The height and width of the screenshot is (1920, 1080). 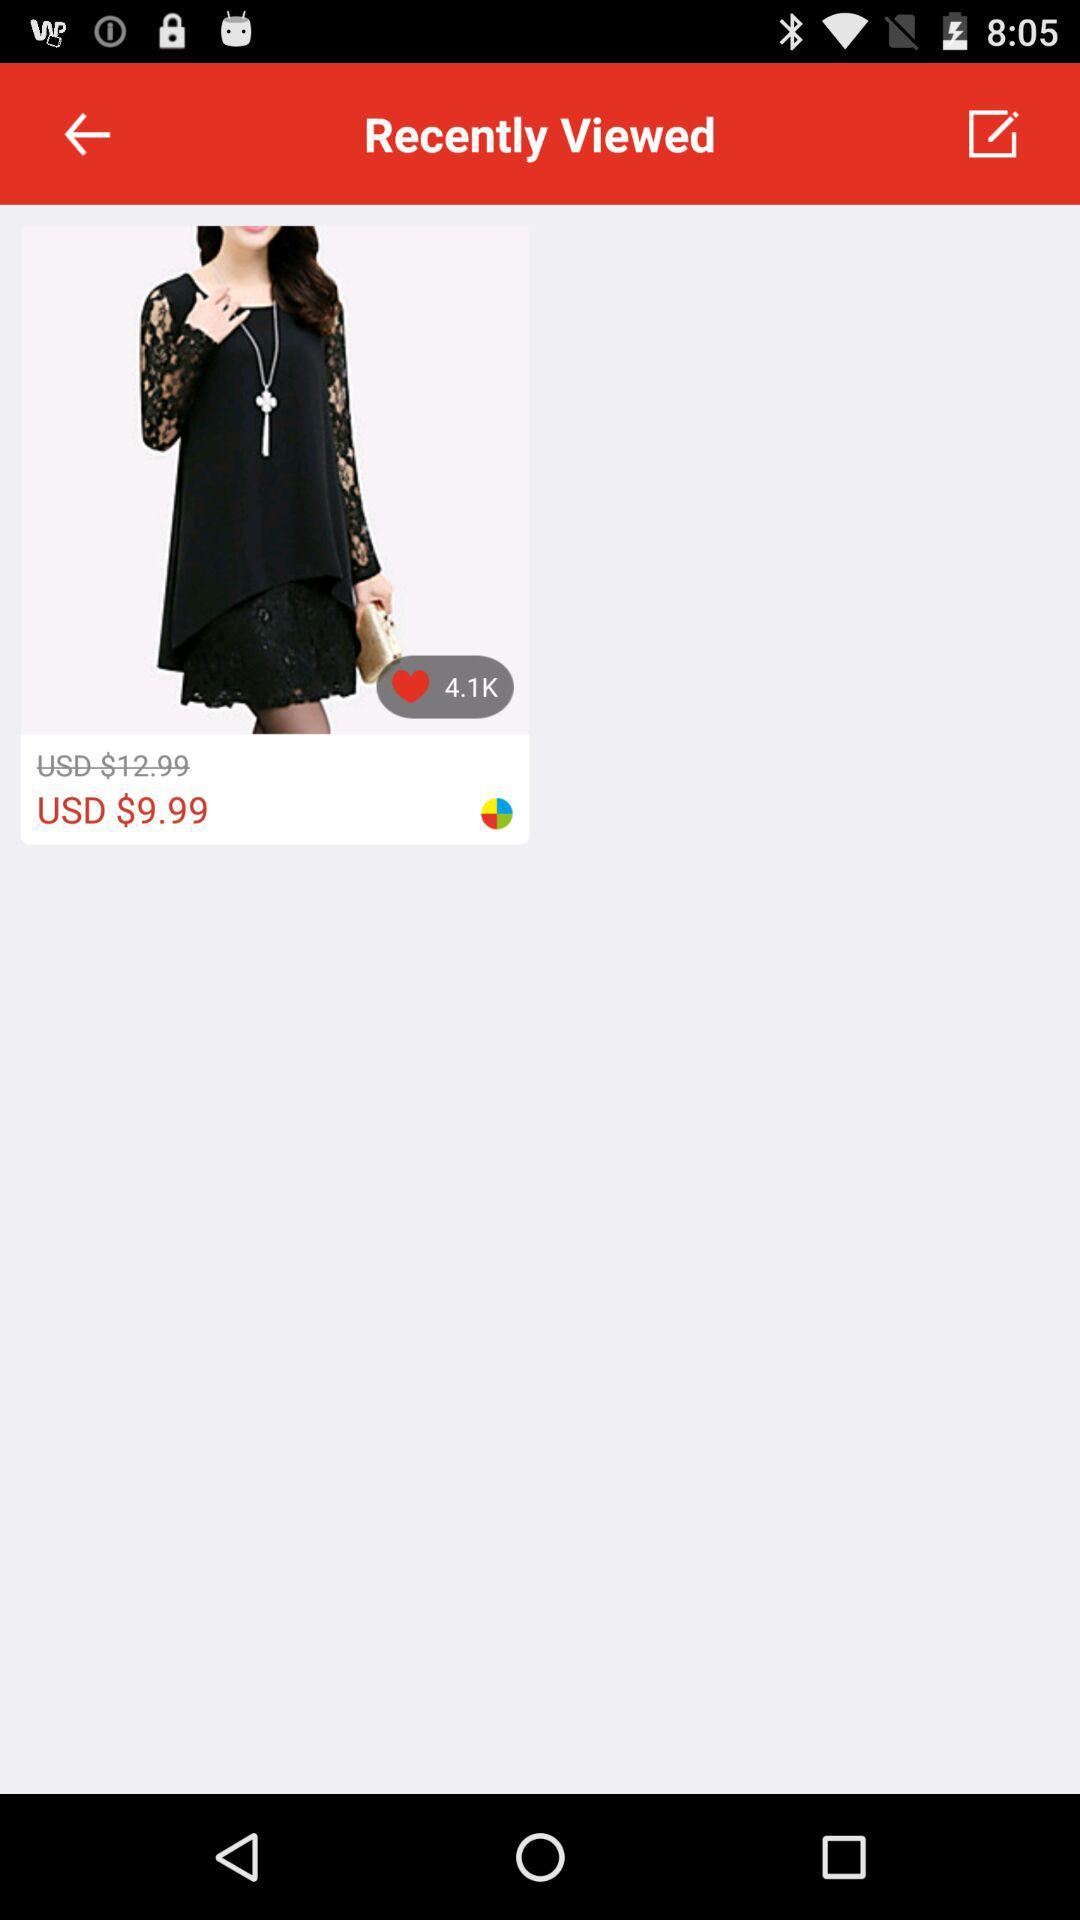 What do you see at coordinates (992, 132) in the screenshot?
I see `the app to the right of recently viewed app` at bounding box center [992, 132].